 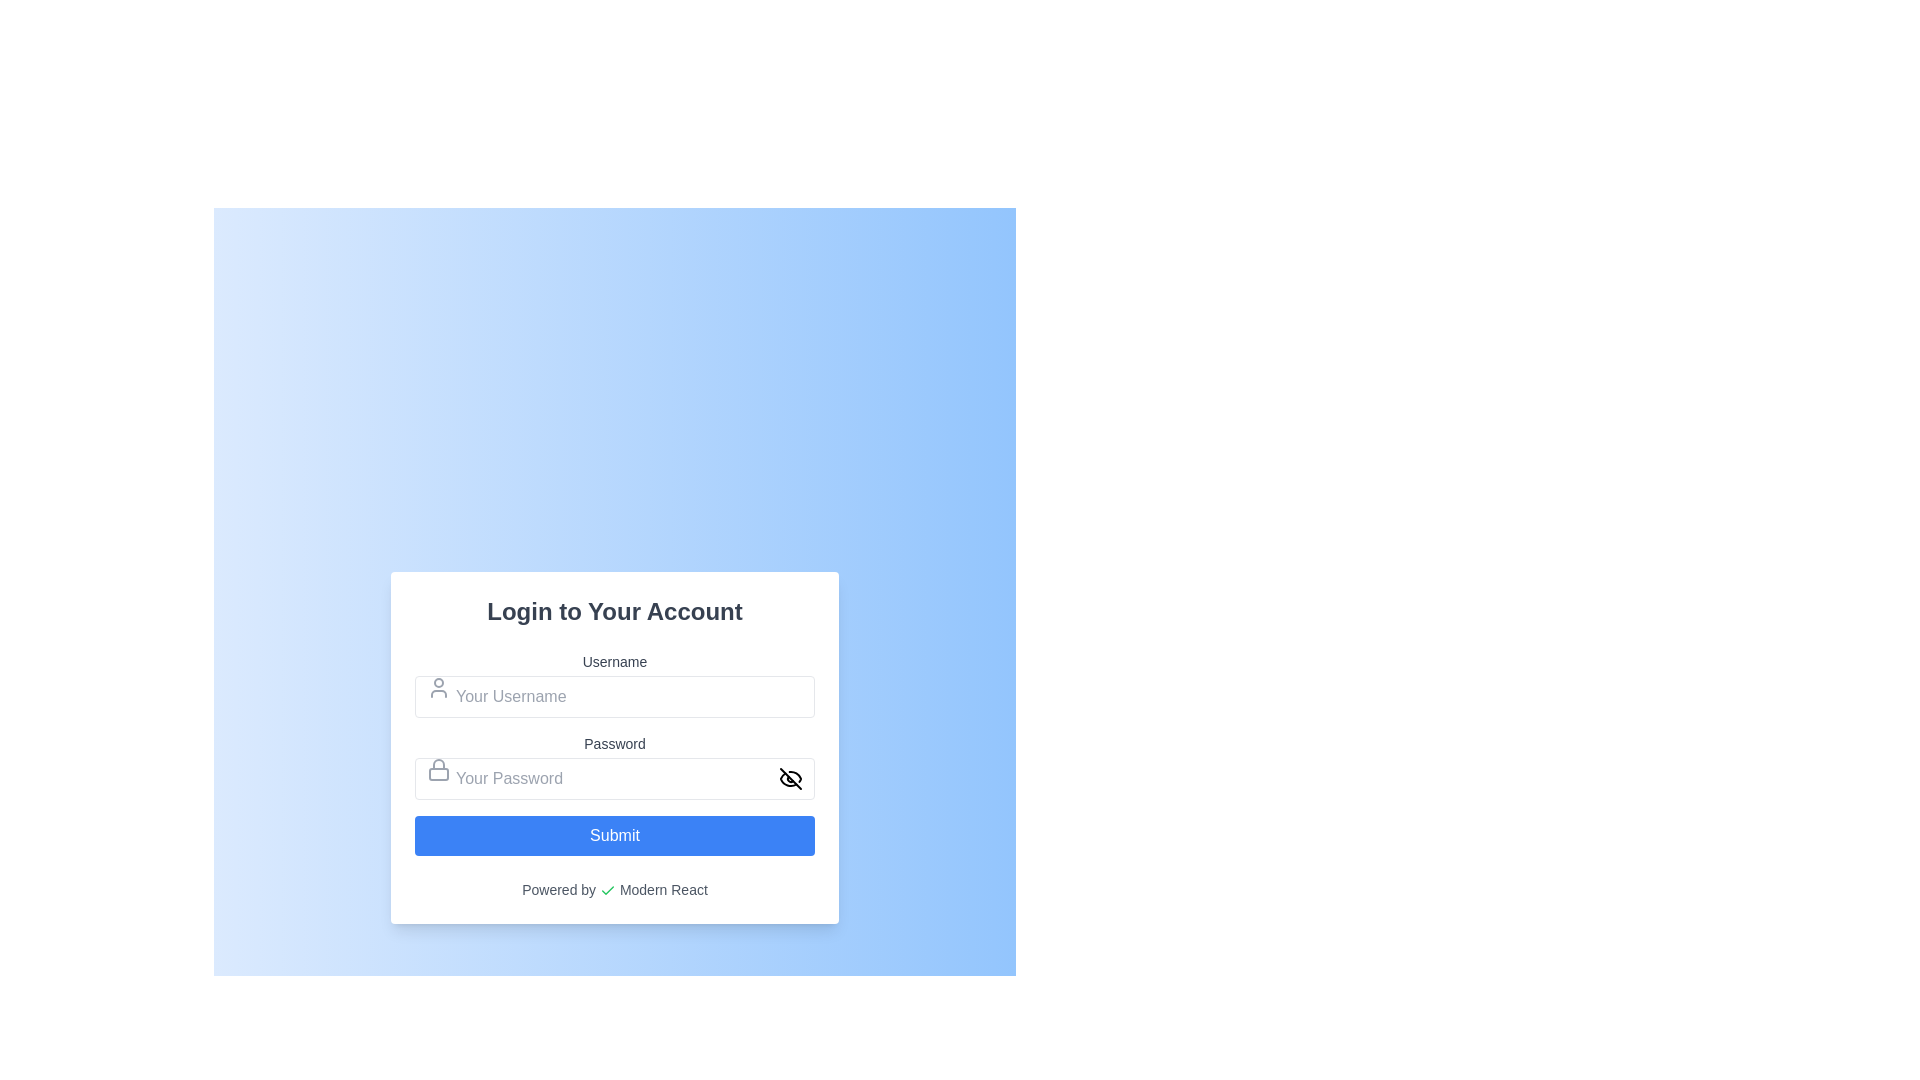 I want to click on the checkmark icon located in the footer of the login box, which signifies confirmation or success, positioned to the left of the text 'Powered by Modern React', so click(x=607, y=890).